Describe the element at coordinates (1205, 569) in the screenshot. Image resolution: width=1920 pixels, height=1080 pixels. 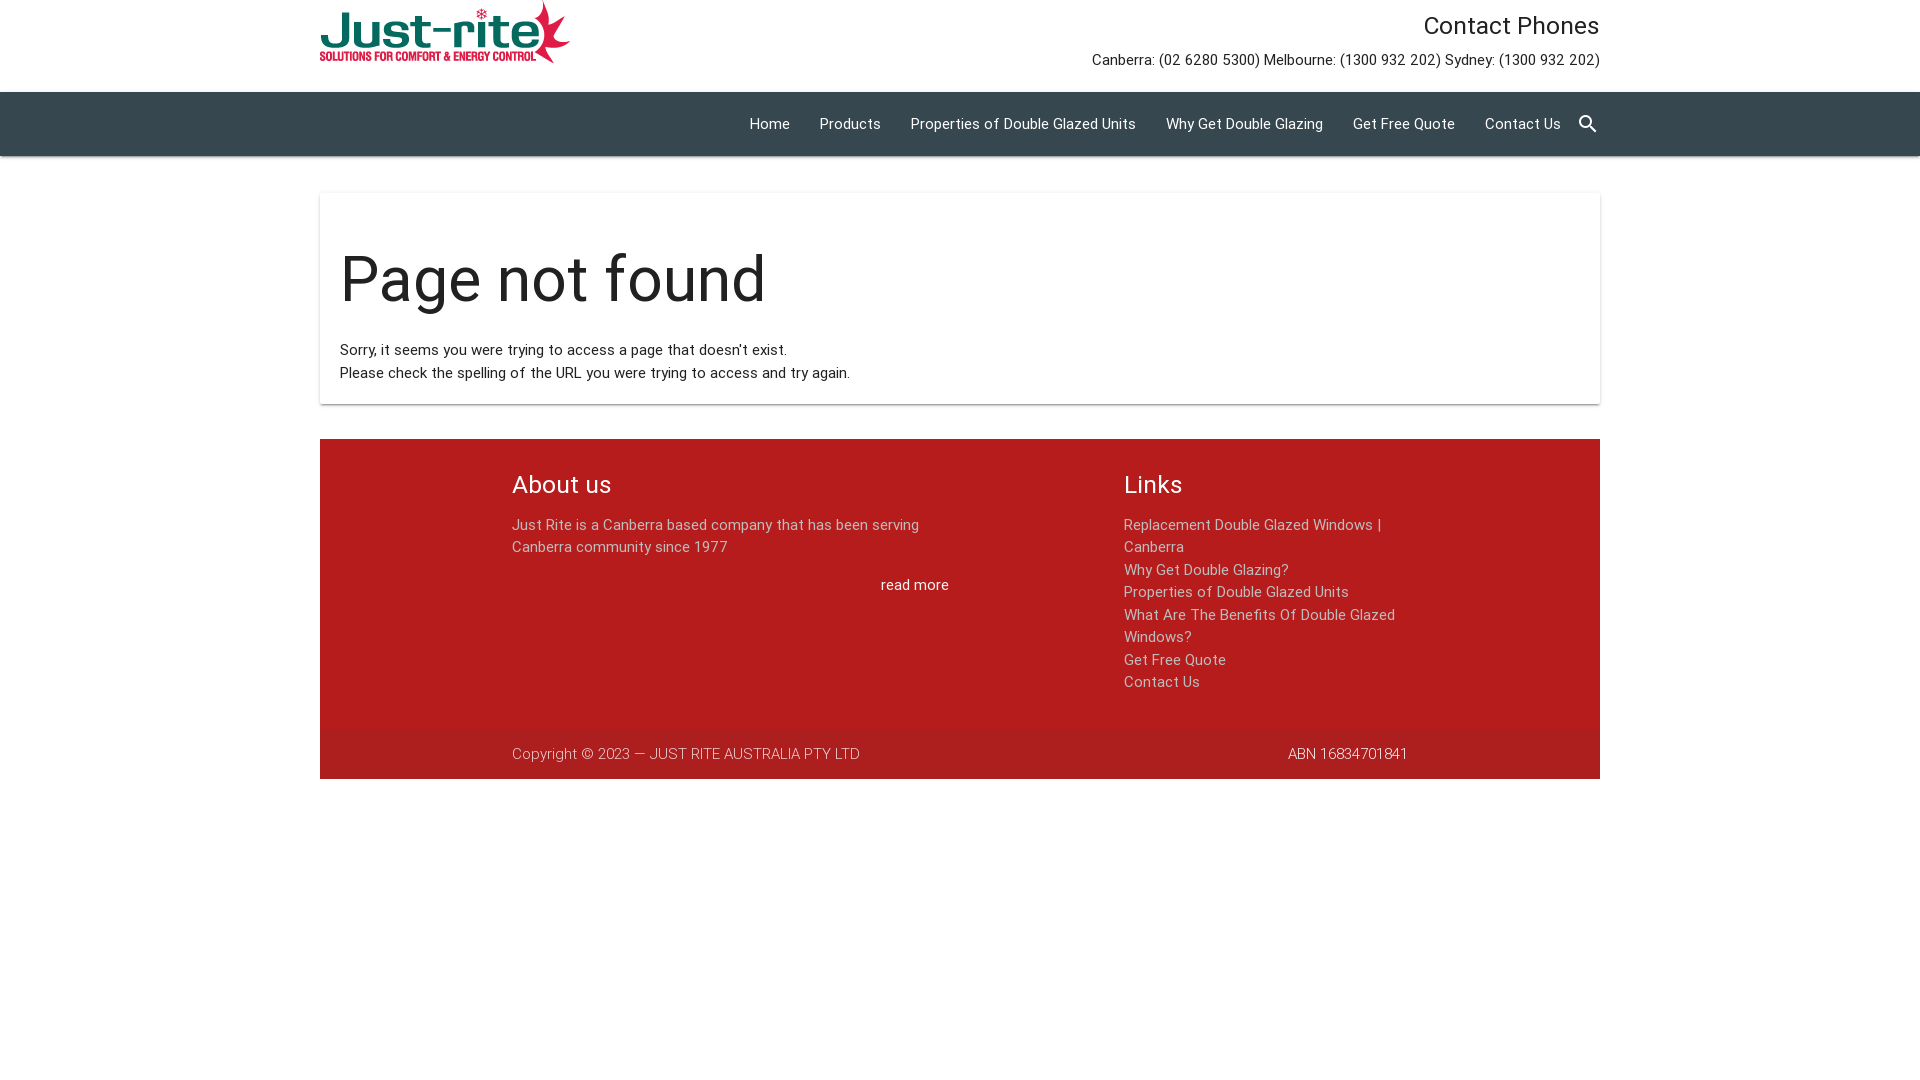
I see `'Why Get Double Glazing?'` at that location.